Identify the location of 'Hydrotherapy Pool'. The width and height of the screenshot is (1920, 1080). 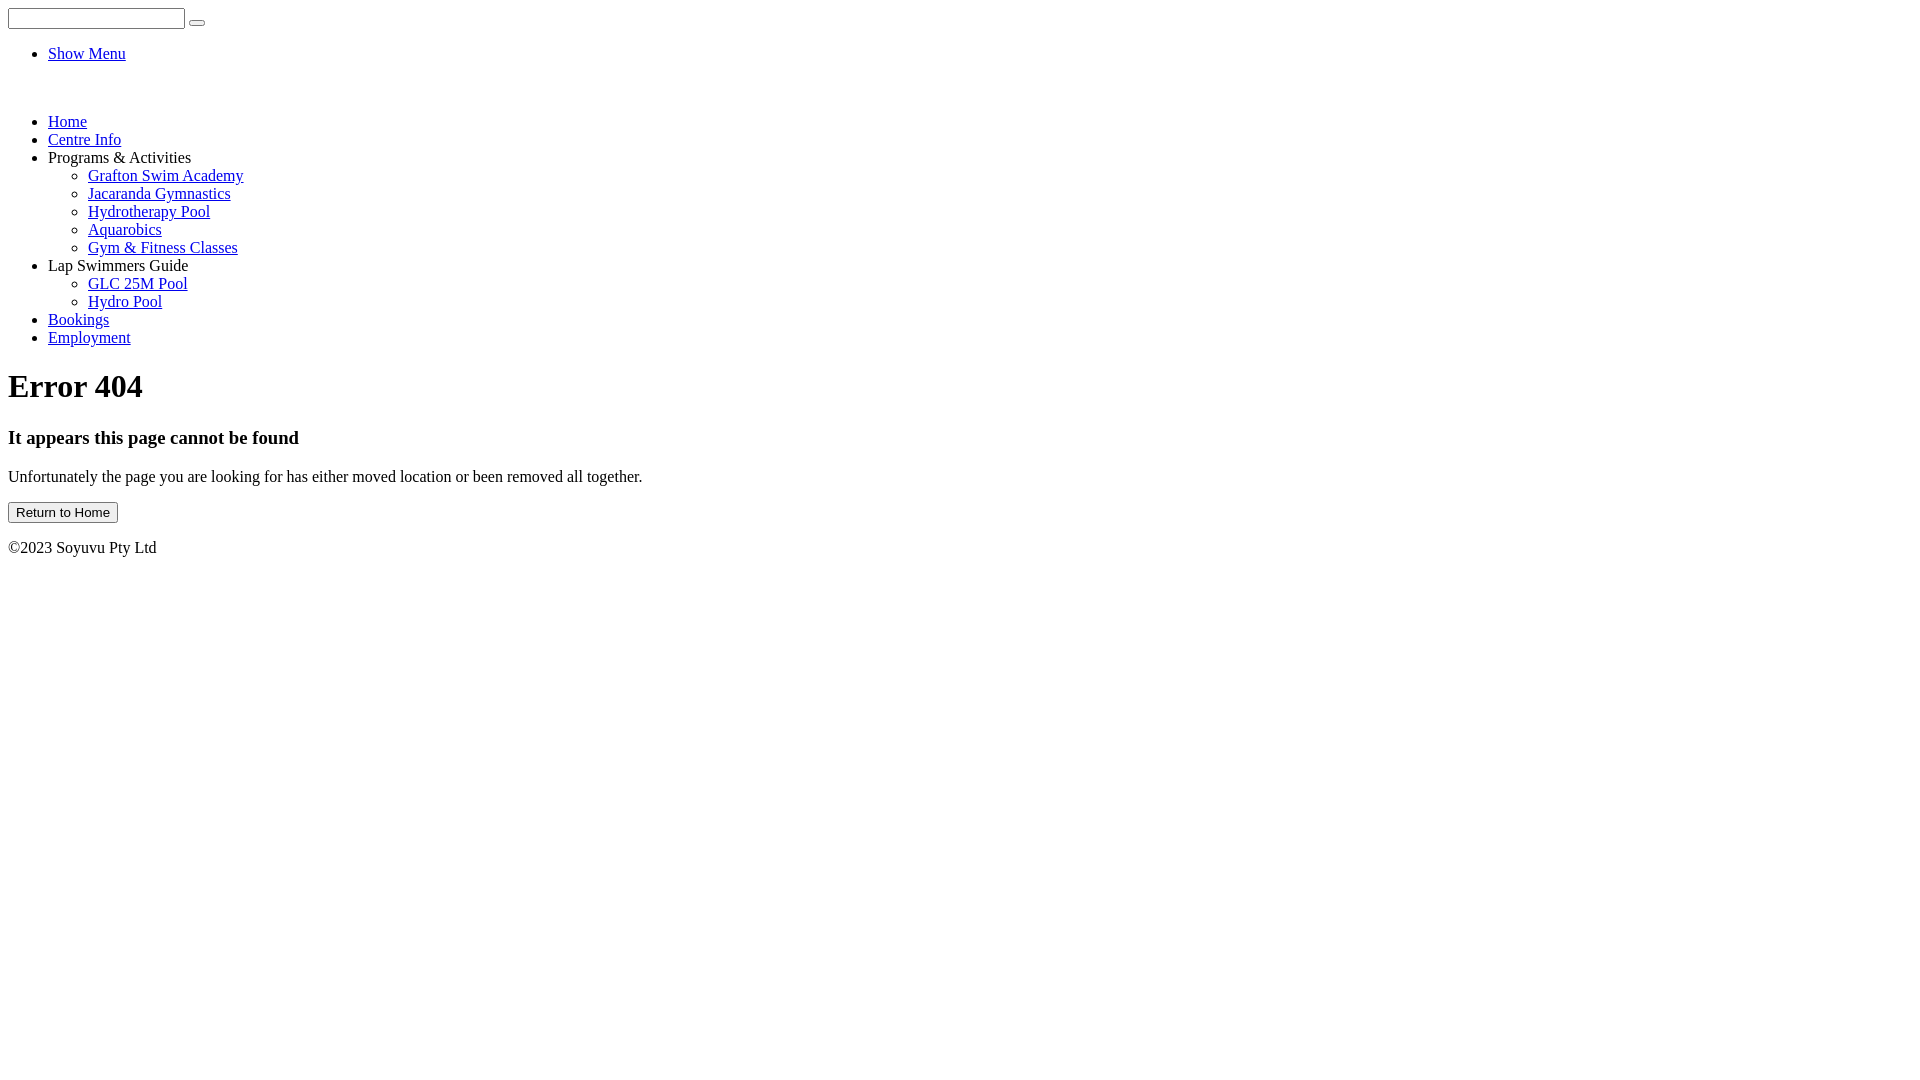
(147, 211).